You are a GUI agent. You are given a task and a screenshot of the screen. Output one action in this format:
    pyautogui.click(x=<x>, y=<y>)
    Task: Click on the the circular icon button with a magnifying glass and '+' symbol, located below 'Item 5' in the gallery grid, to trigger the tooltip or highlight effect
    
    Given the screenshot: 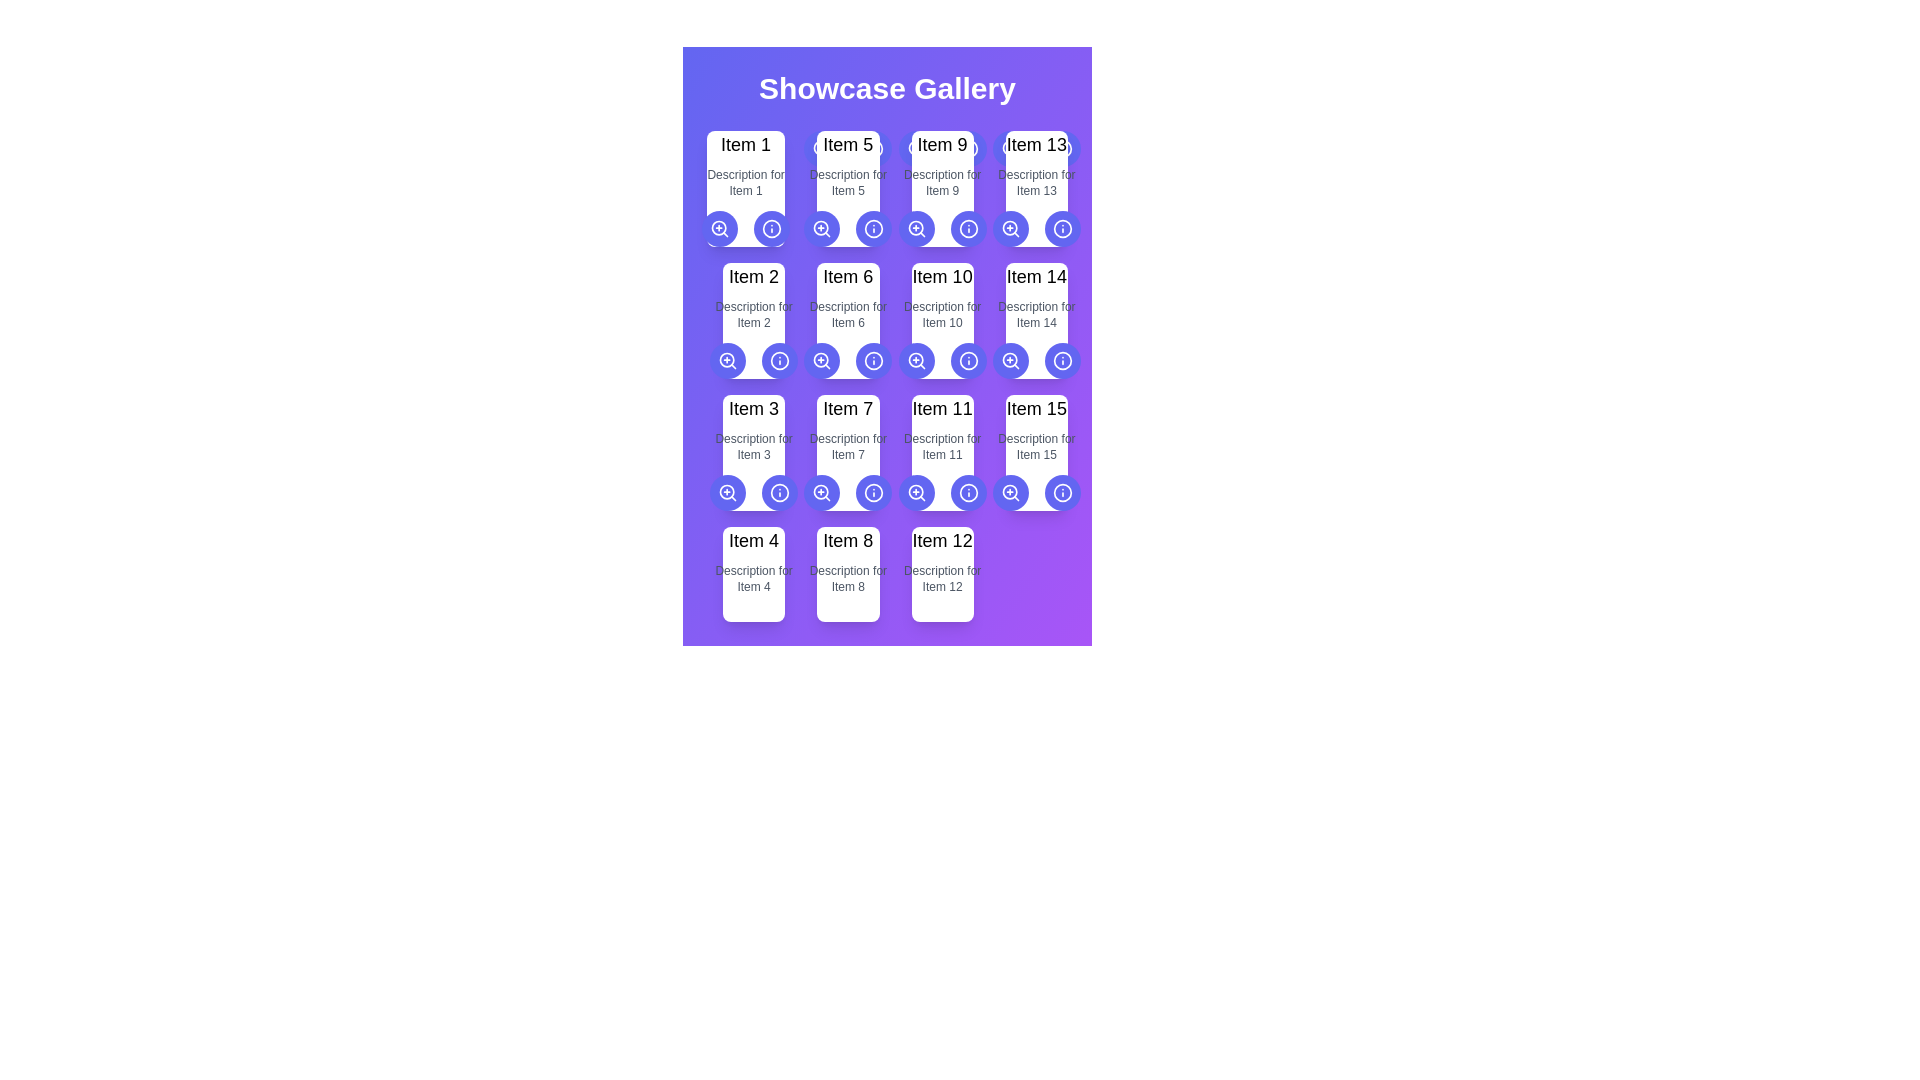 What is the action you would take?
    pyautogui.click(x=822, y=227)
    